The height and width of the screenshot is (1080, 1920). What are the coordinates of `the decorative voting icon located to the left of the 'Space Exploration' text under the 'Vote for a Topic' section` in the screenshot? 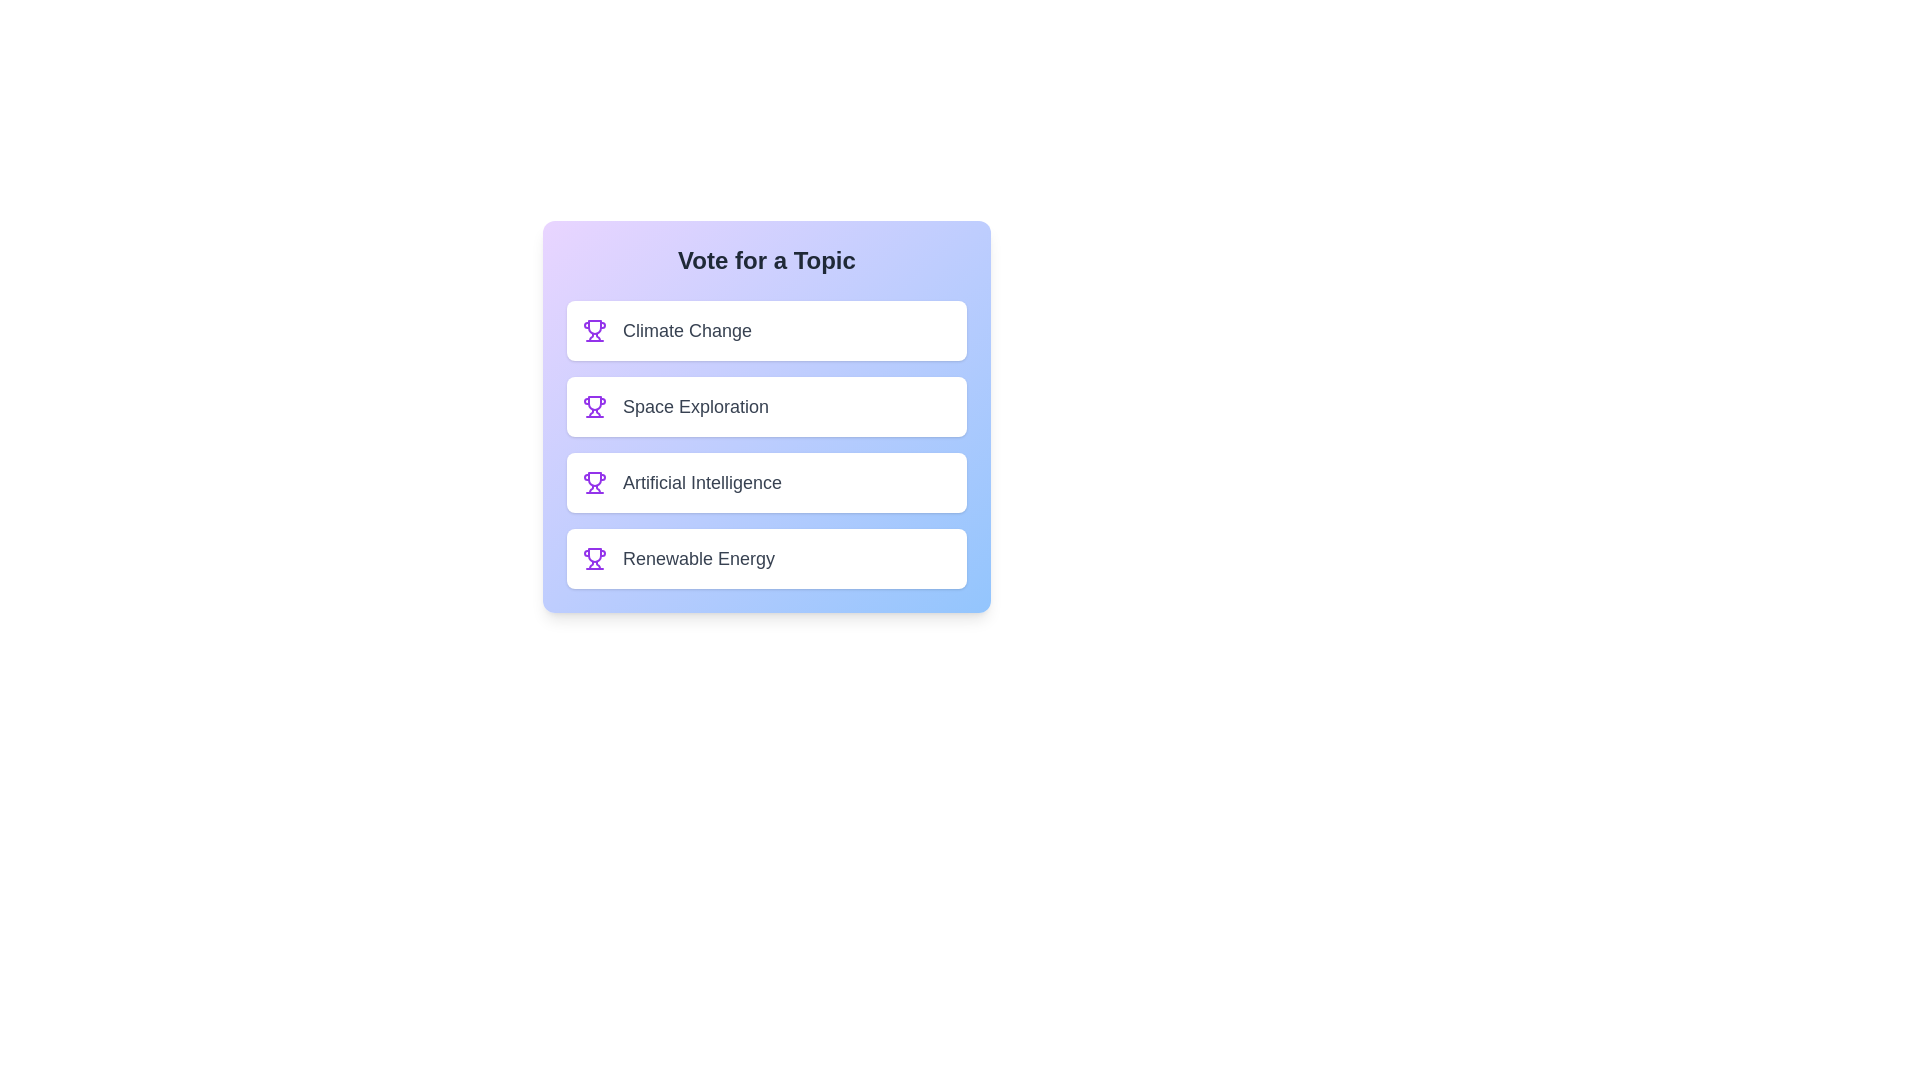 It's located at (594, 402).